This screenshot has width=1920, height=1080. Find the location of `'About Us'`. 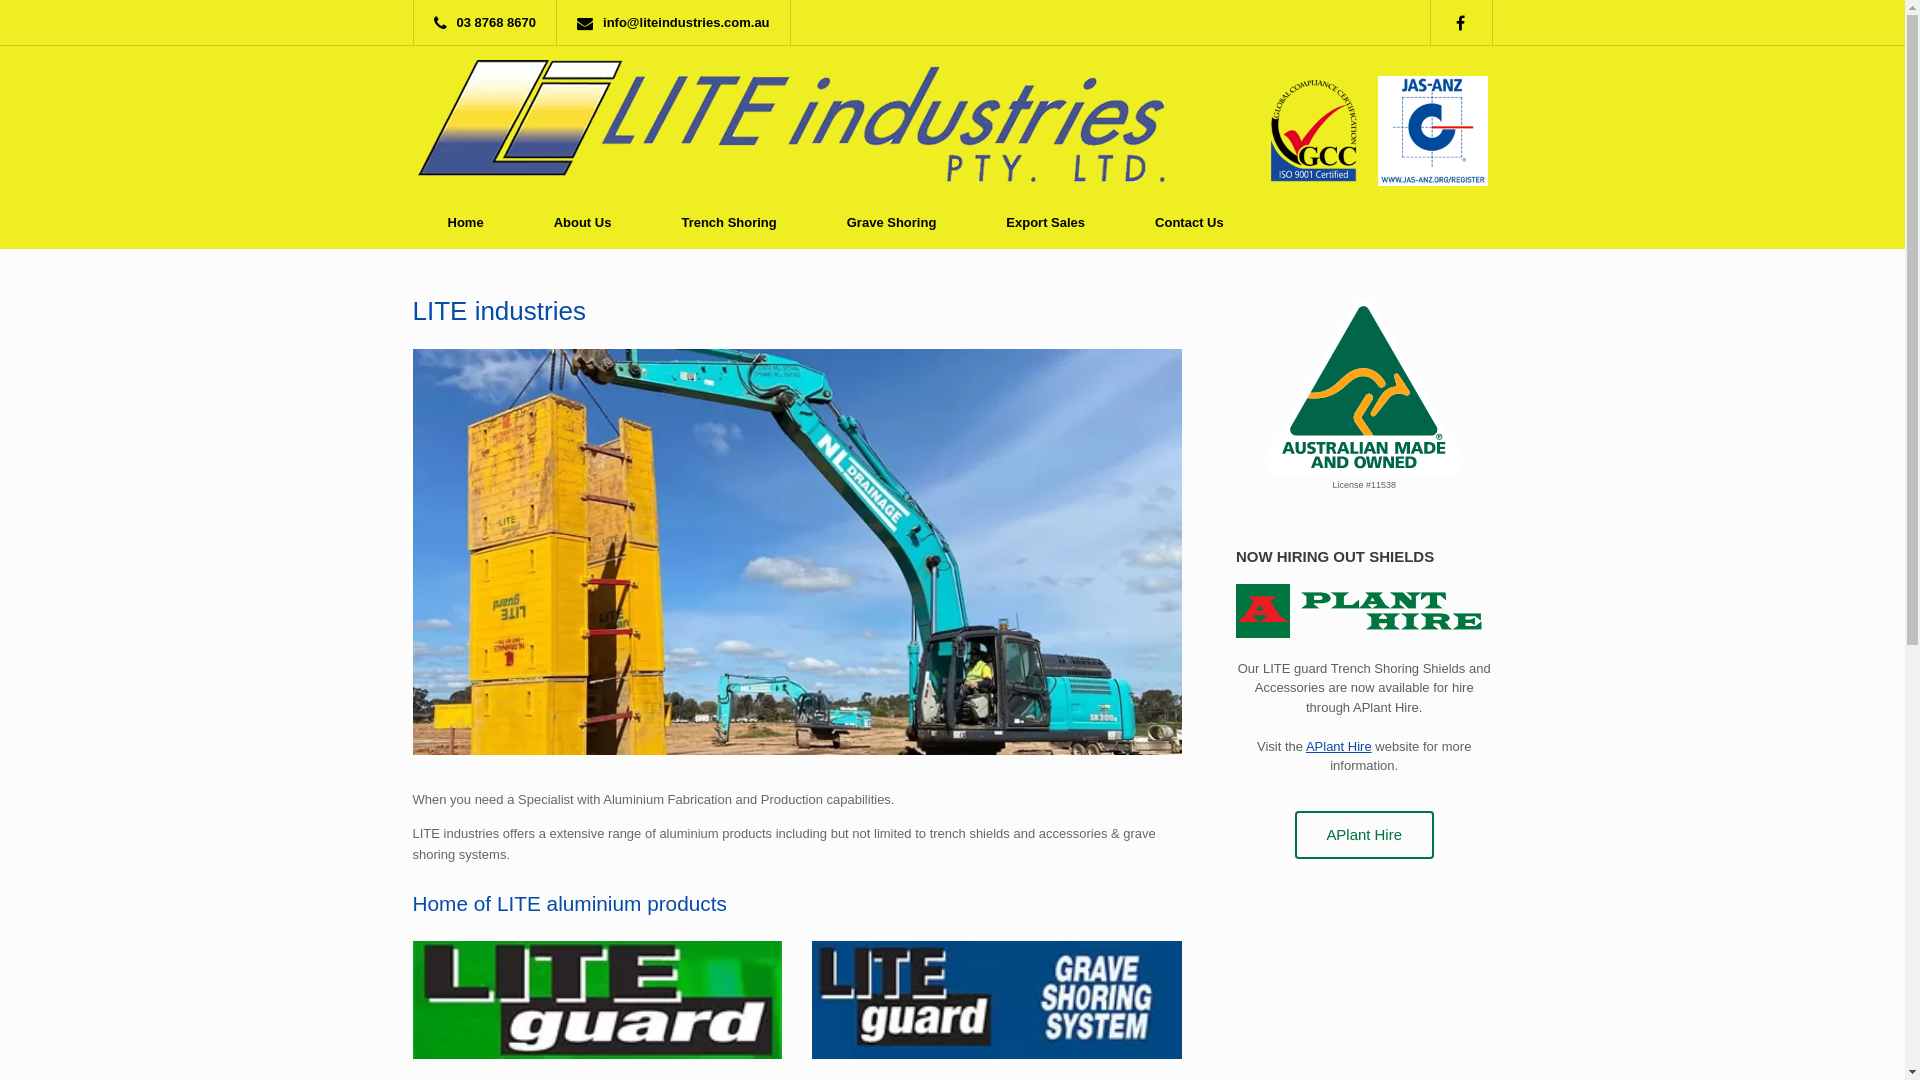

'About Us' is located at coordinates (581, 222).